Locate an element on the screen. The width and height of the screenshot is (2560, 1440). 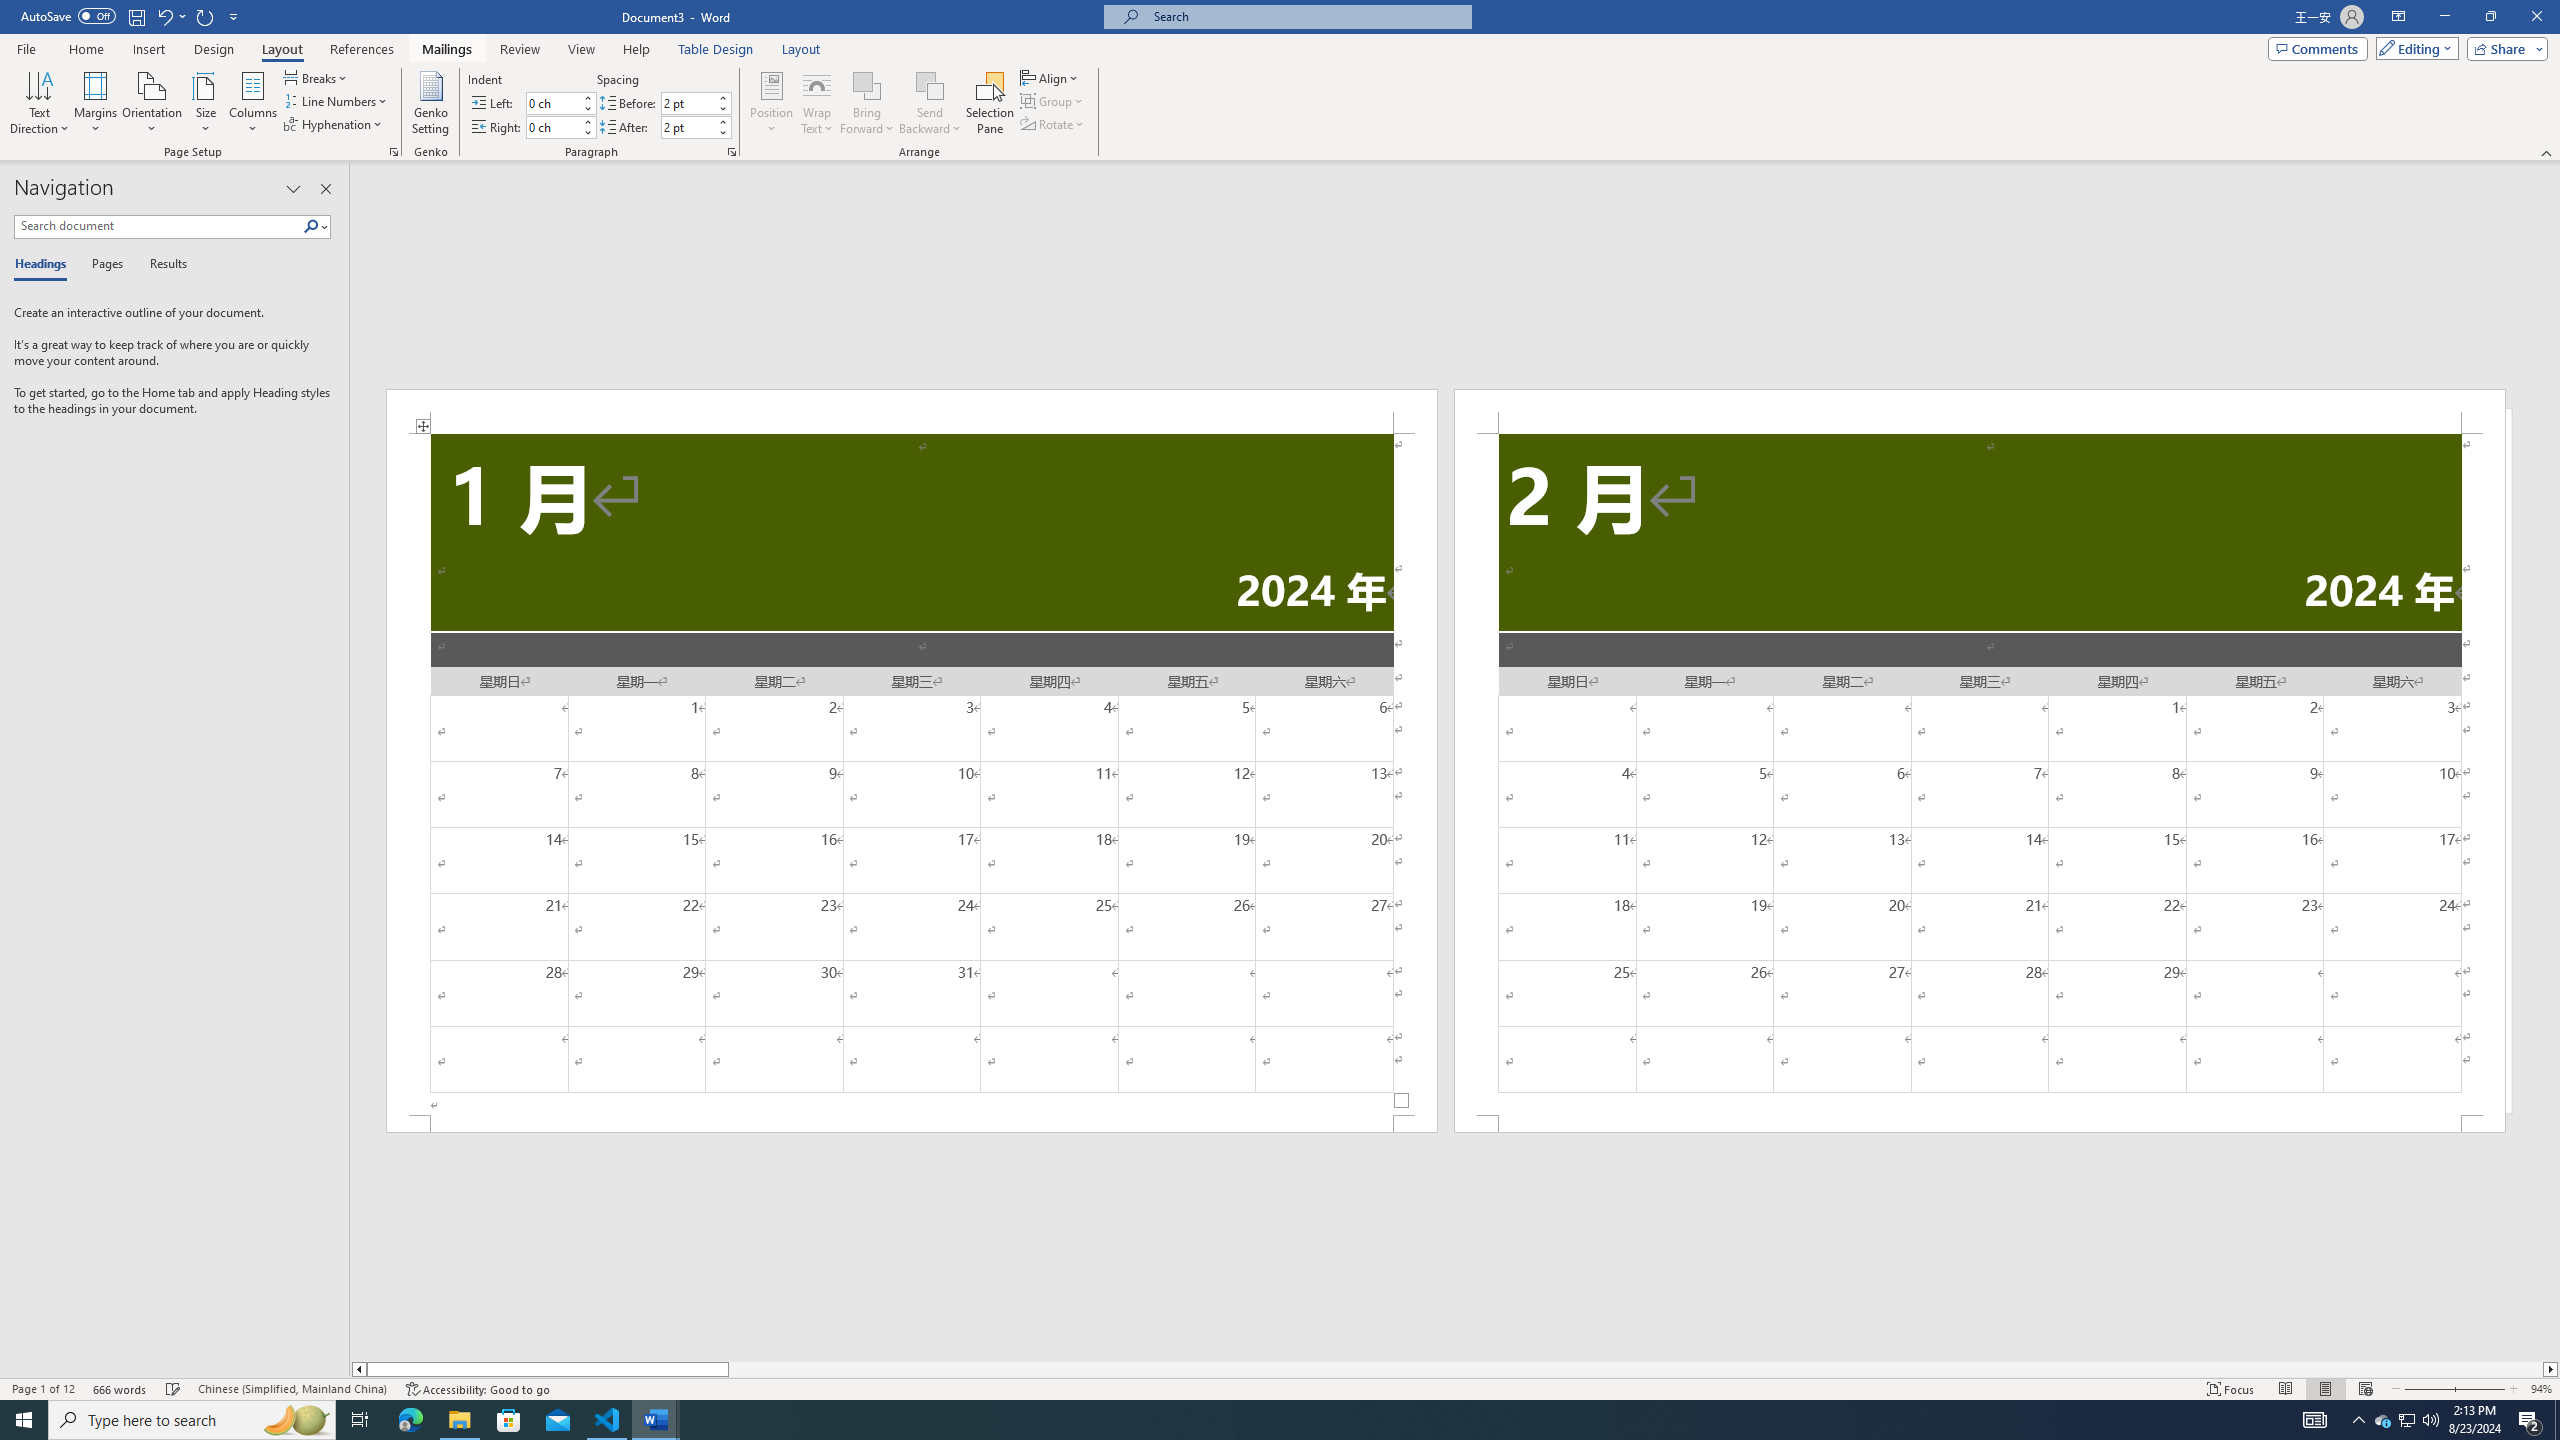
'Page Setup...' is located at coordinates (394, 150).